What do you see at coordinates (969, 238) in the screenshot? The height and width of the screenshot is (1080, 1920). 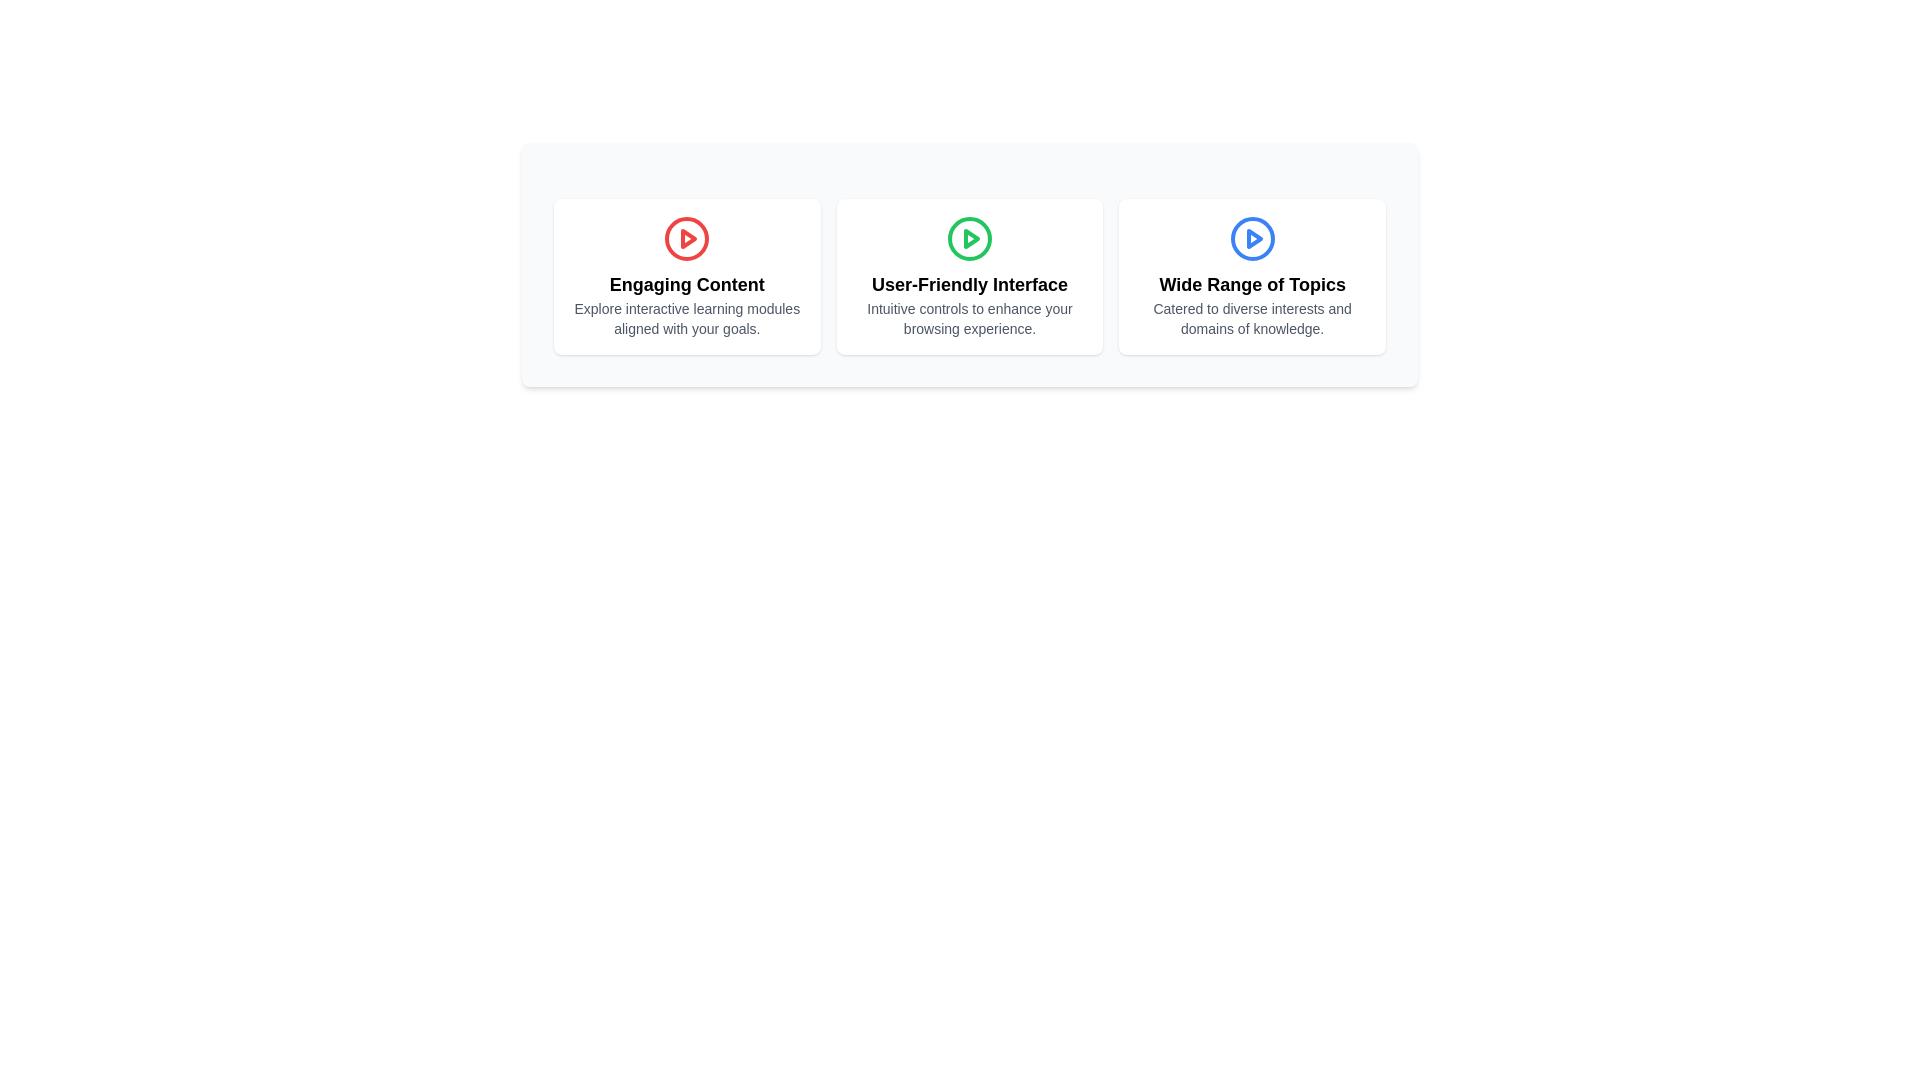 I see `the circular play button icon with a green outline and a triangular play symbol at the center, located above the 'User-Friendly Interface' title` at bounding box center [969, 238].